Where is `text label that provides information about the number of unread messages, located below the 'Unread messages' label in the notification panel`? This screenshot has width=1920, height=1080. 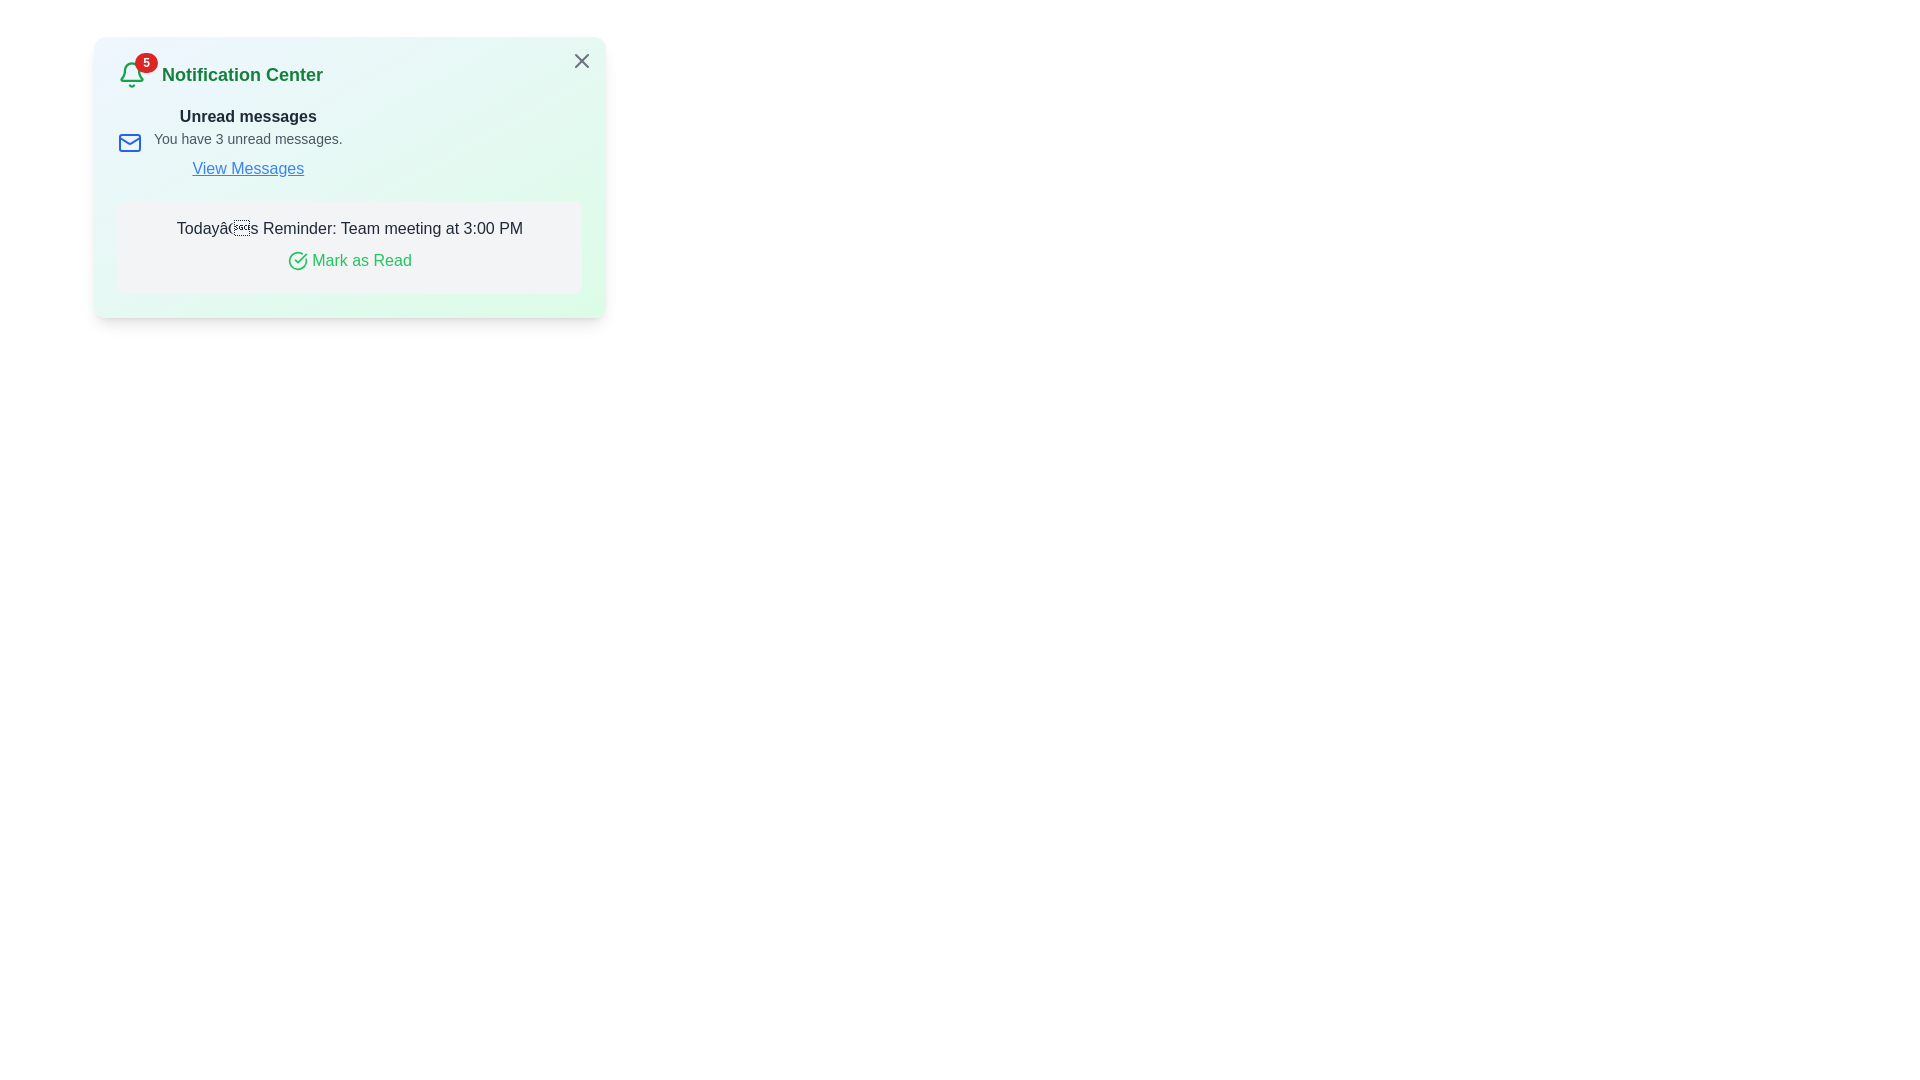
text label that provides information about the number of unread messages, located below the 'Unread messages' label in the notification panel is located at coordinates (247, 137).